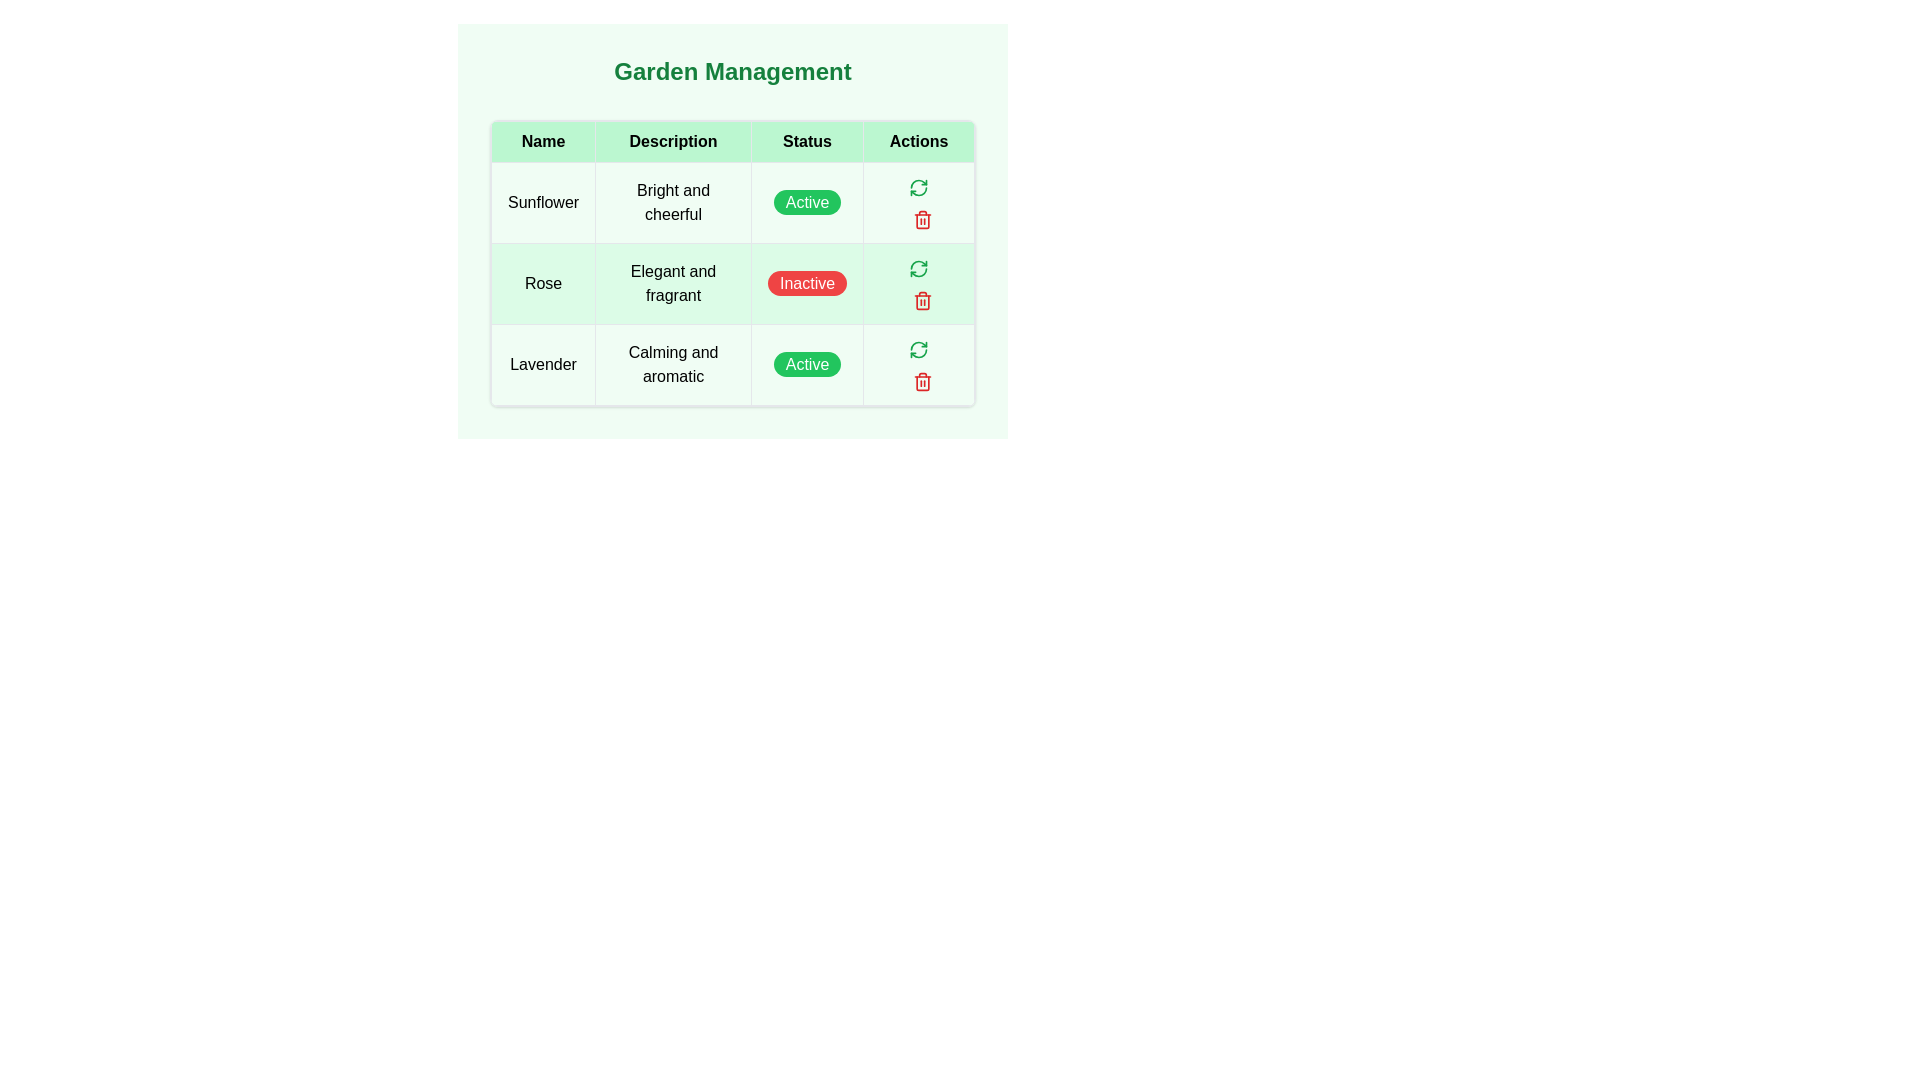 The image size is (1920, 1080). Describe the element at coordinates (807, 203) in the screenshot. I see `the 'Active' status label for the 'Sunflower' item in the 'Garden Management' interface, which is located in the first row of the 'Status' column` at that location.